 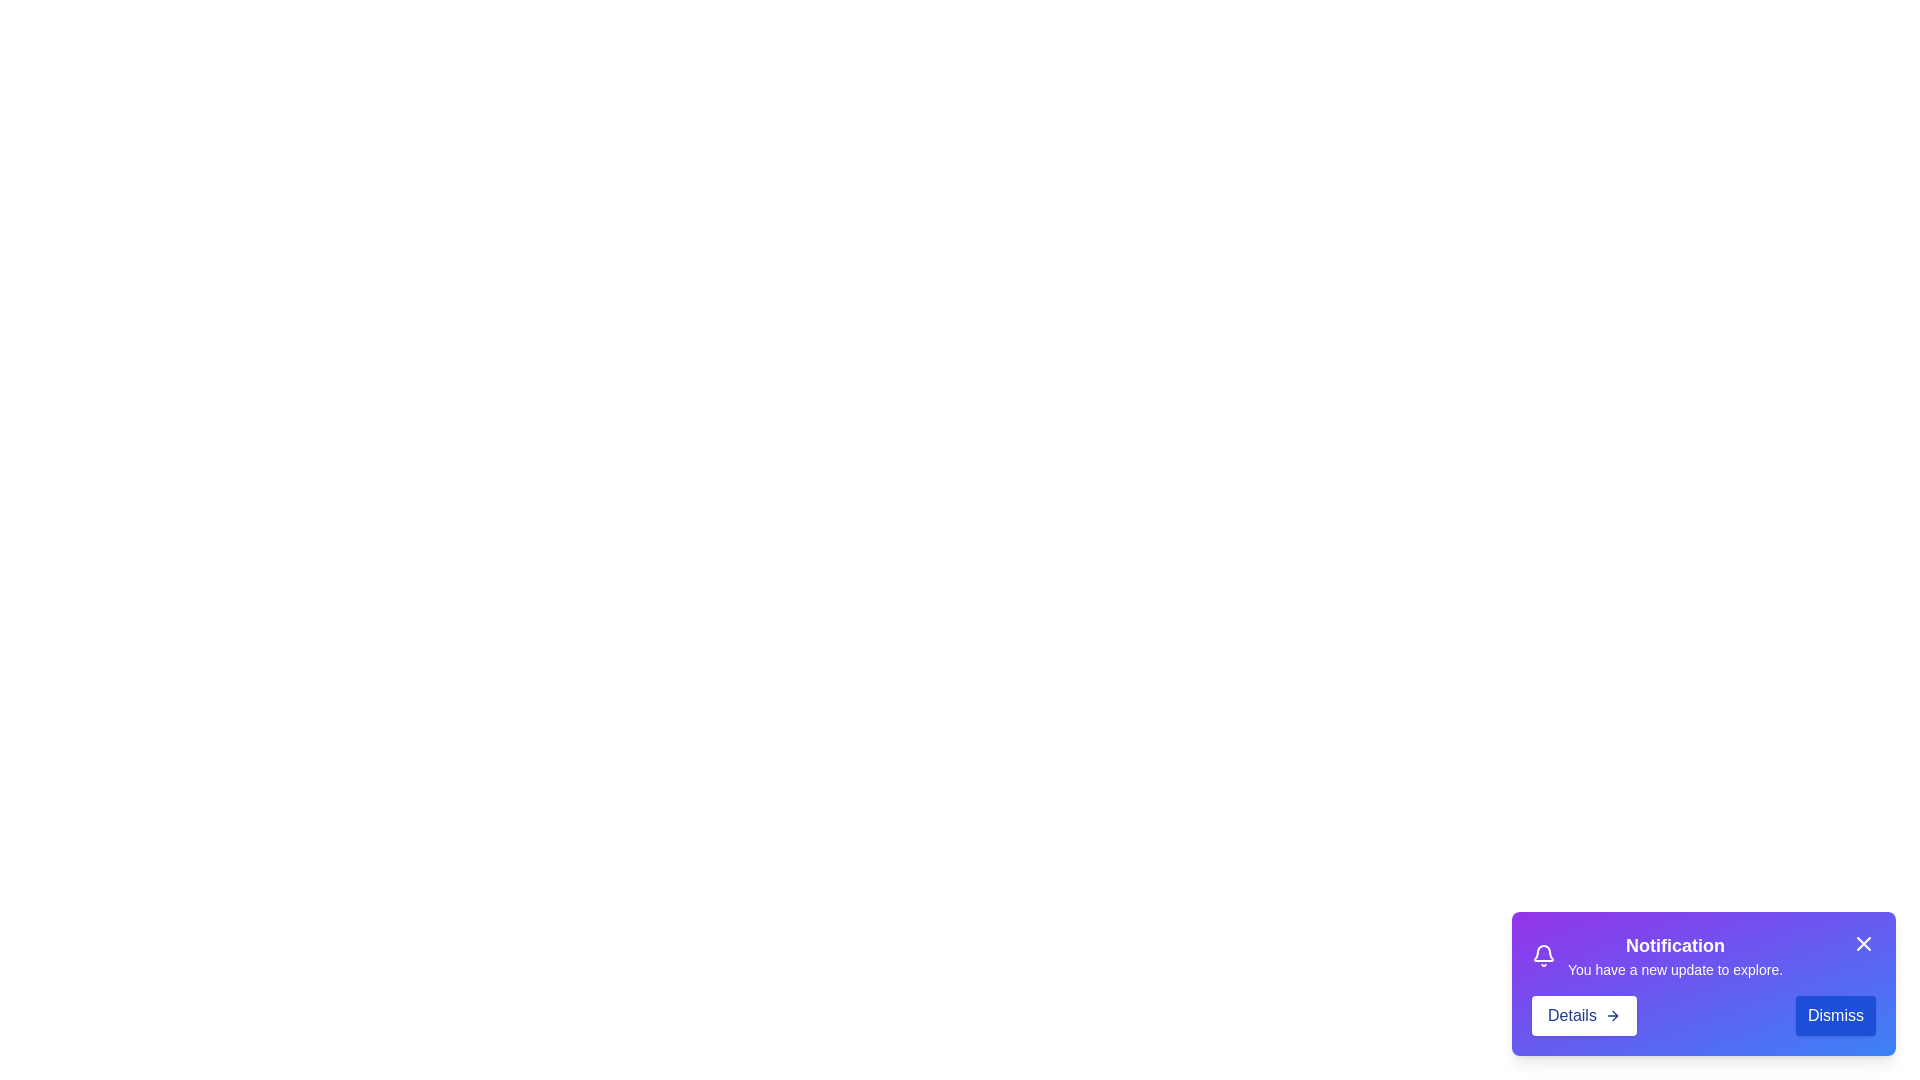 I want to click on the minimalistic cross icon located at the top-right corner of the notification popup by interacting through the keyboard, so click(x=1862, y=944).